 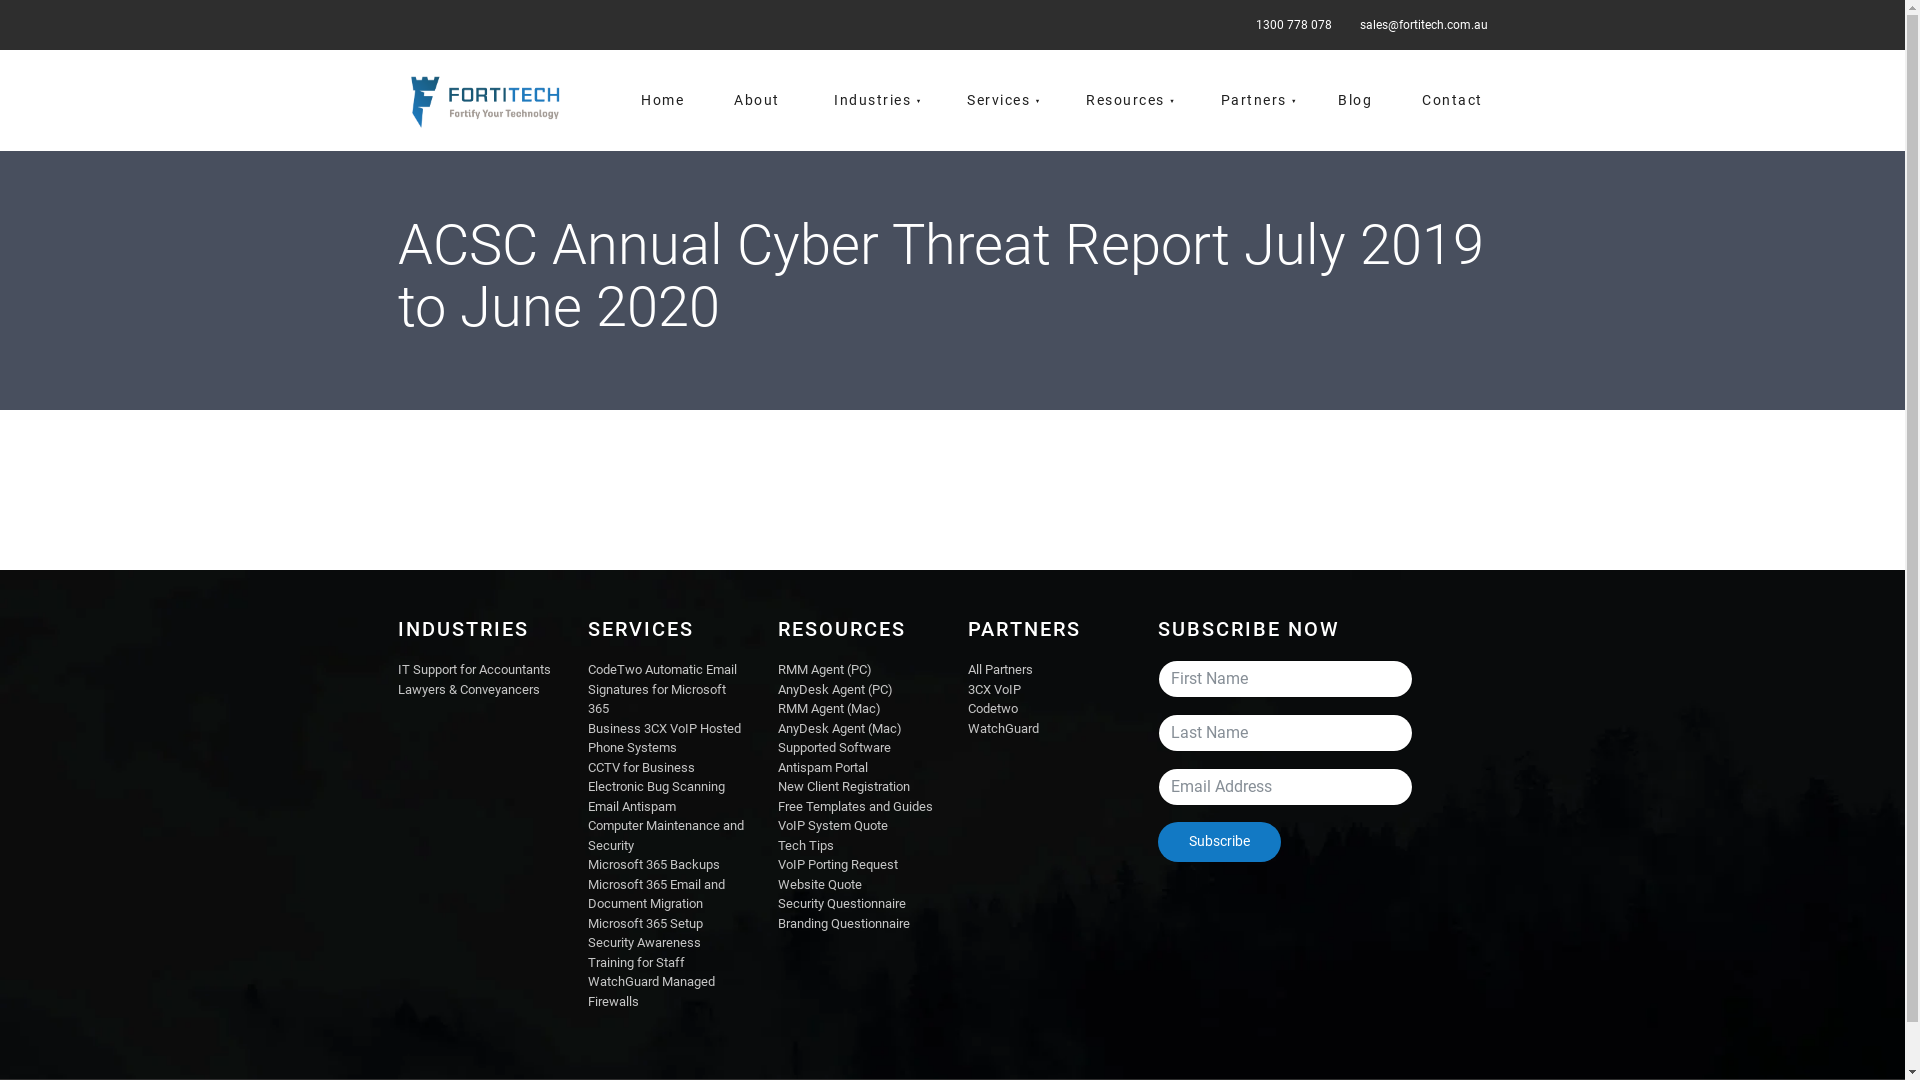 What do you see at coordinates (834, 747) in the screenshot?
I see `'Supported Software'` at bounding box center [834, 747].